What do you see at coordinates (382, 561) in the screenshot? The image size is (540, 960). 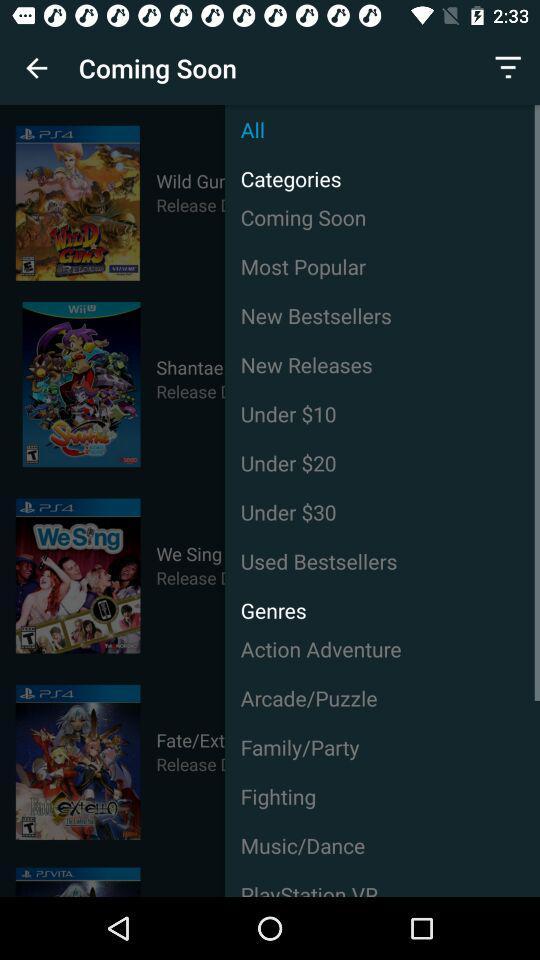 I see `the item to the right of we sing item` at bounding box center [382, 561].